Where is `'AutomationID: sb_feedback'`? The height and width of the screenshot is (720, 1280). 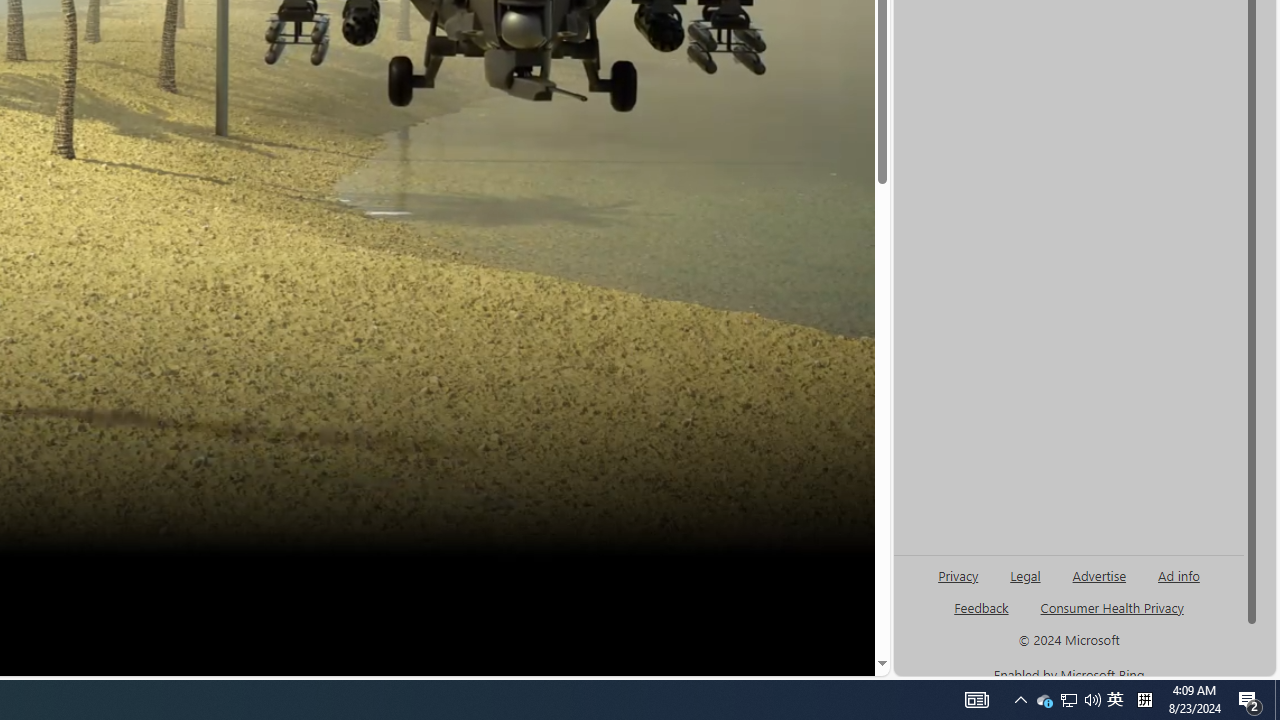 'AutomationID: sb_feedback' is located at coordinates (981, 606).